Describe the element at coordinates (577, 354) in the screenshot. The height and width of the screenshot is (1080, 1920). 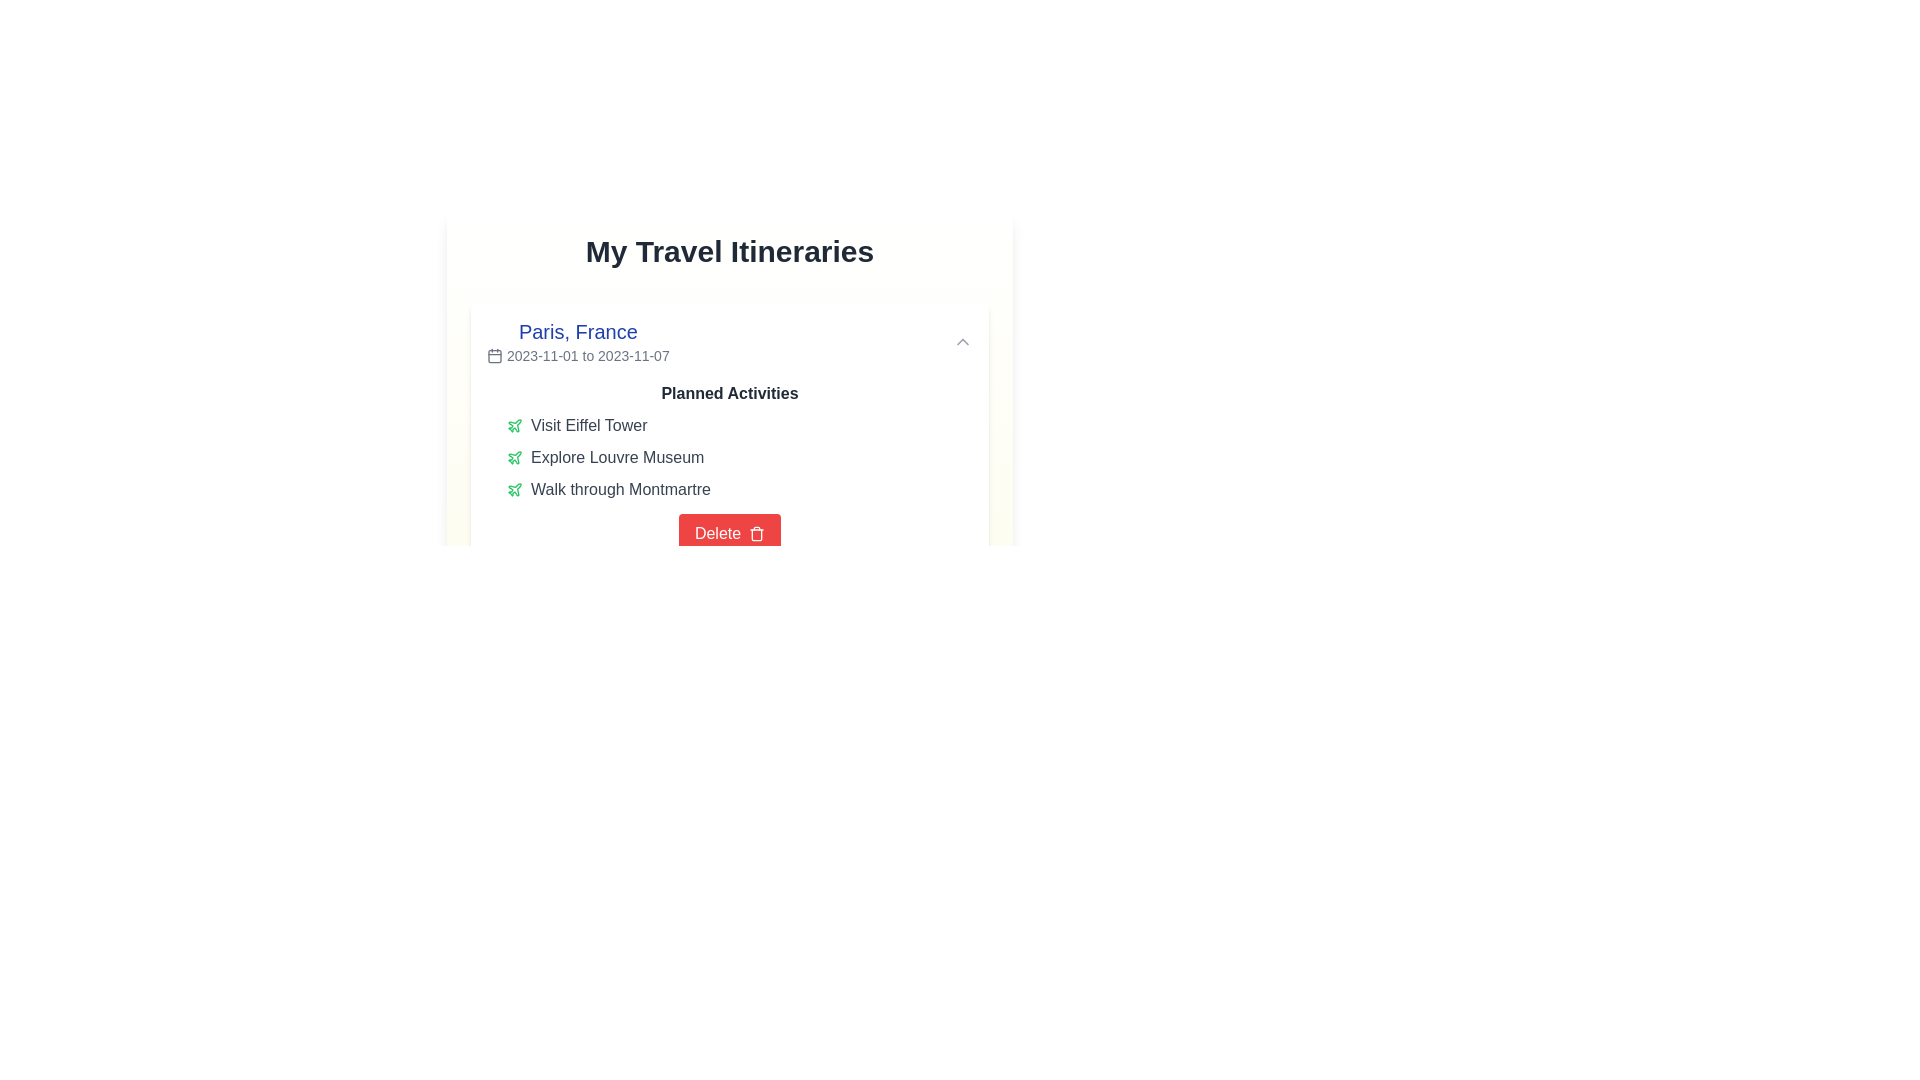
I see `displayed date range from the text label located directly beneath the 'Paris, France' label in the 'My Travel Itineraries' section, aligned to the right of the calendar icon` at that location.